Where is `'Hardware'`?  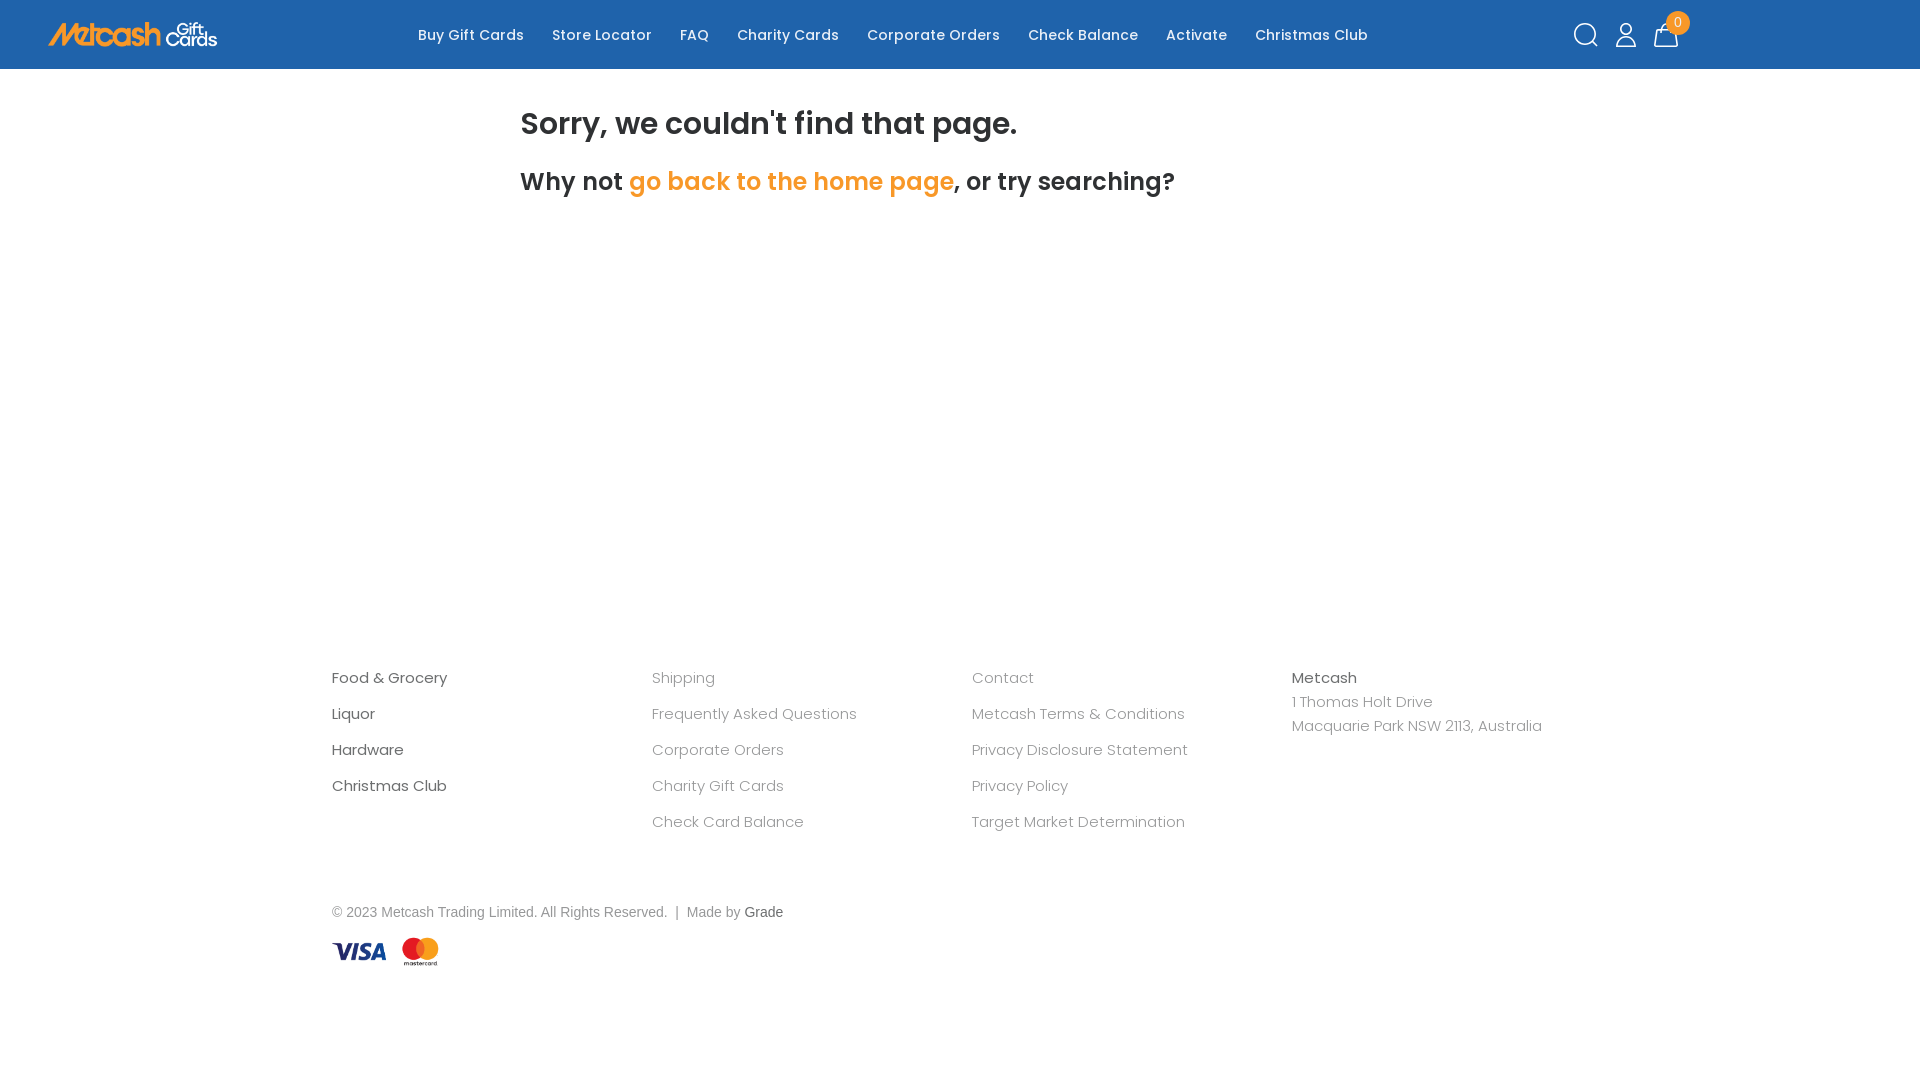 'Hardware' is located at coordinates (368, 749).